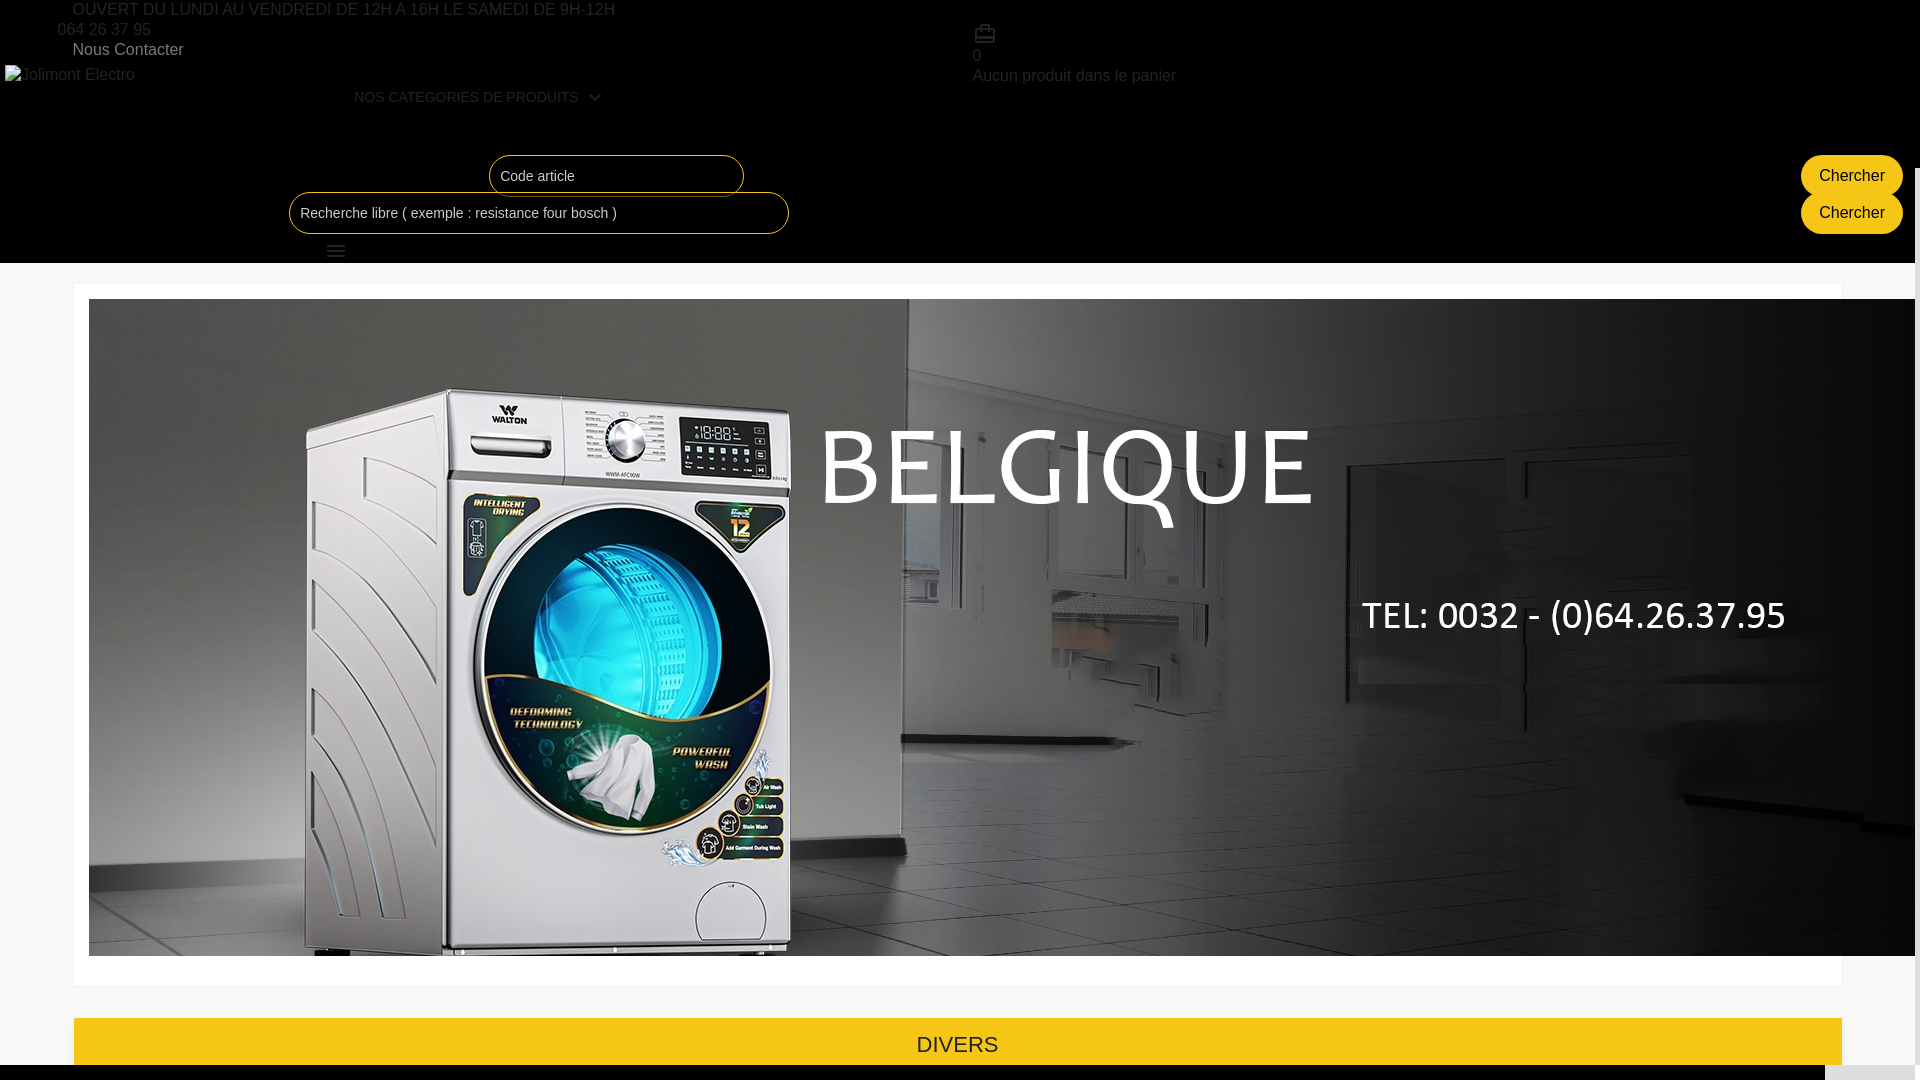  I want to click on 'NOS CATEGORIES DE PRODUITS', so click(467, 96).